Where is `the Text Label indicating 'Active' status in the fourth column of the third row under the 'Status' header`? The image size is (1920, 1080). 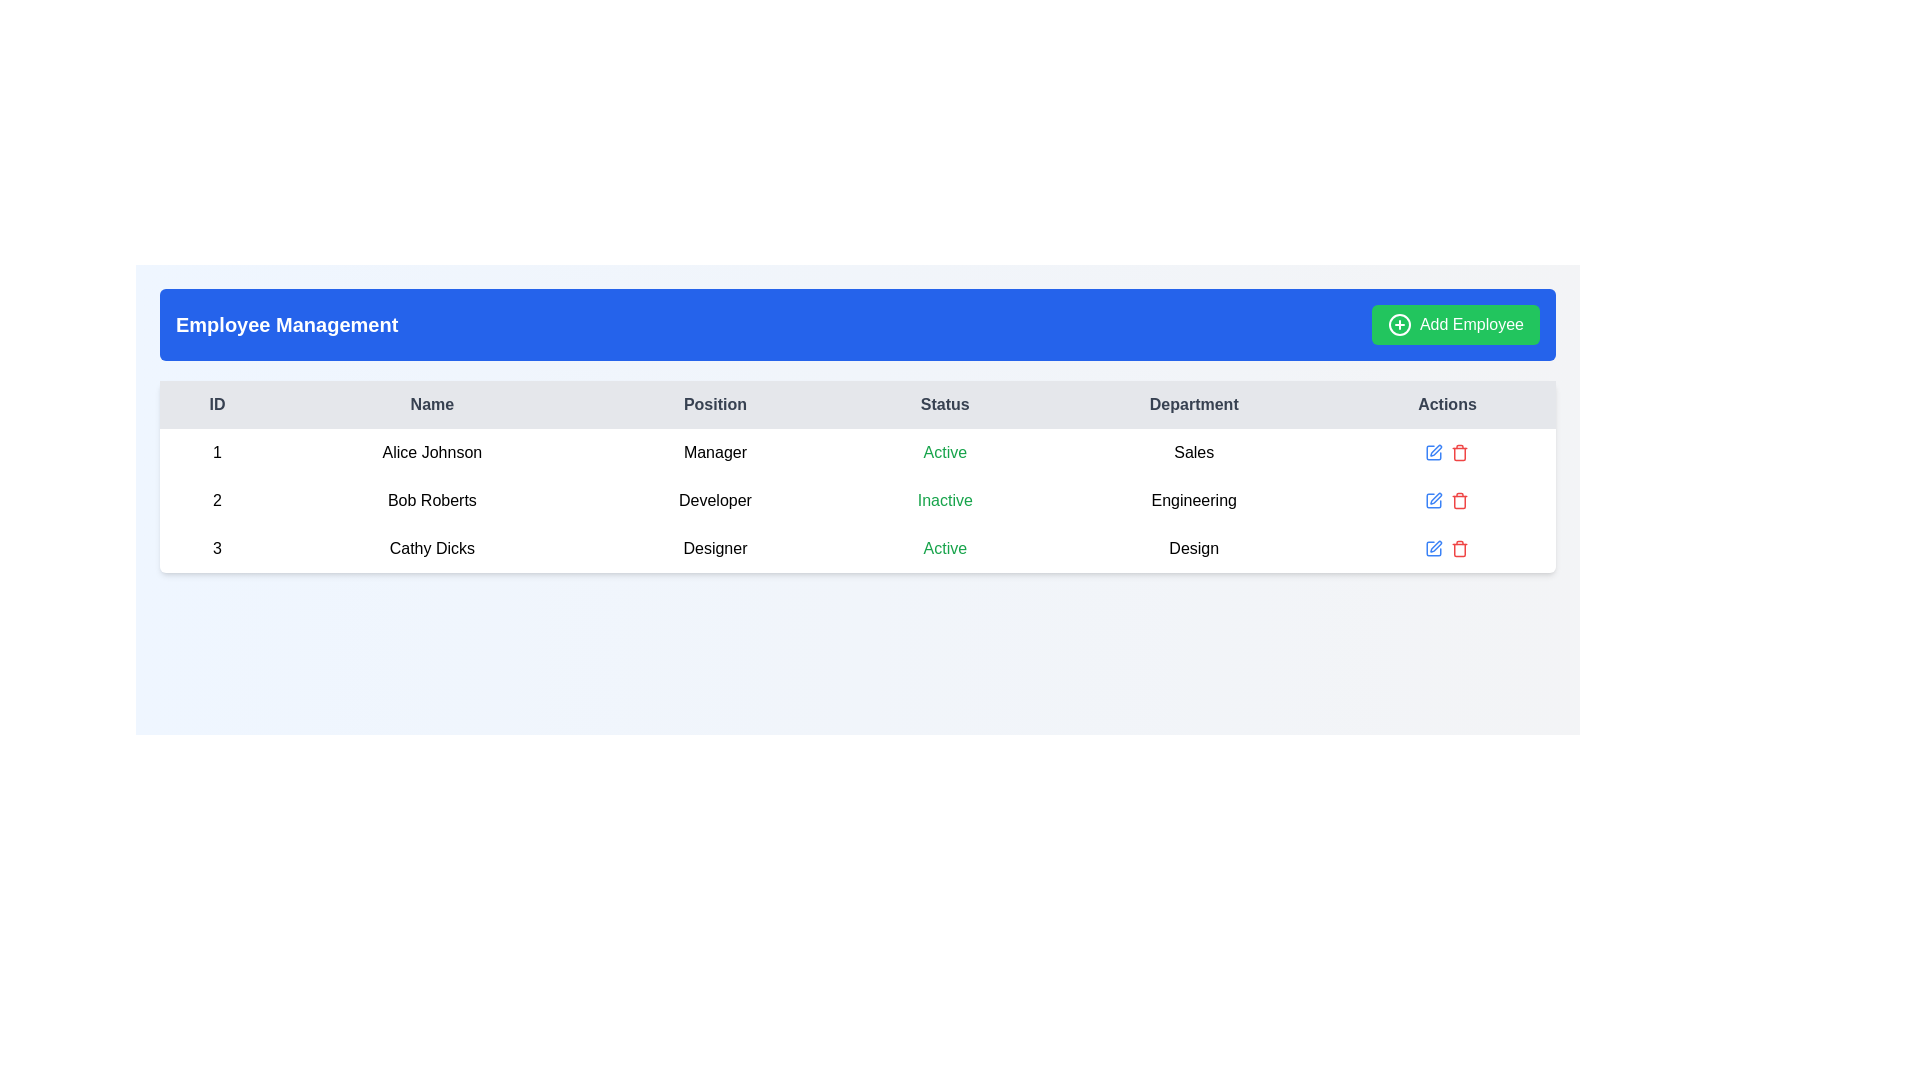
the Text Label indicating 'Active' status in the fourth column of the third row under the 'Status' header is located at coordinates (944, 548).